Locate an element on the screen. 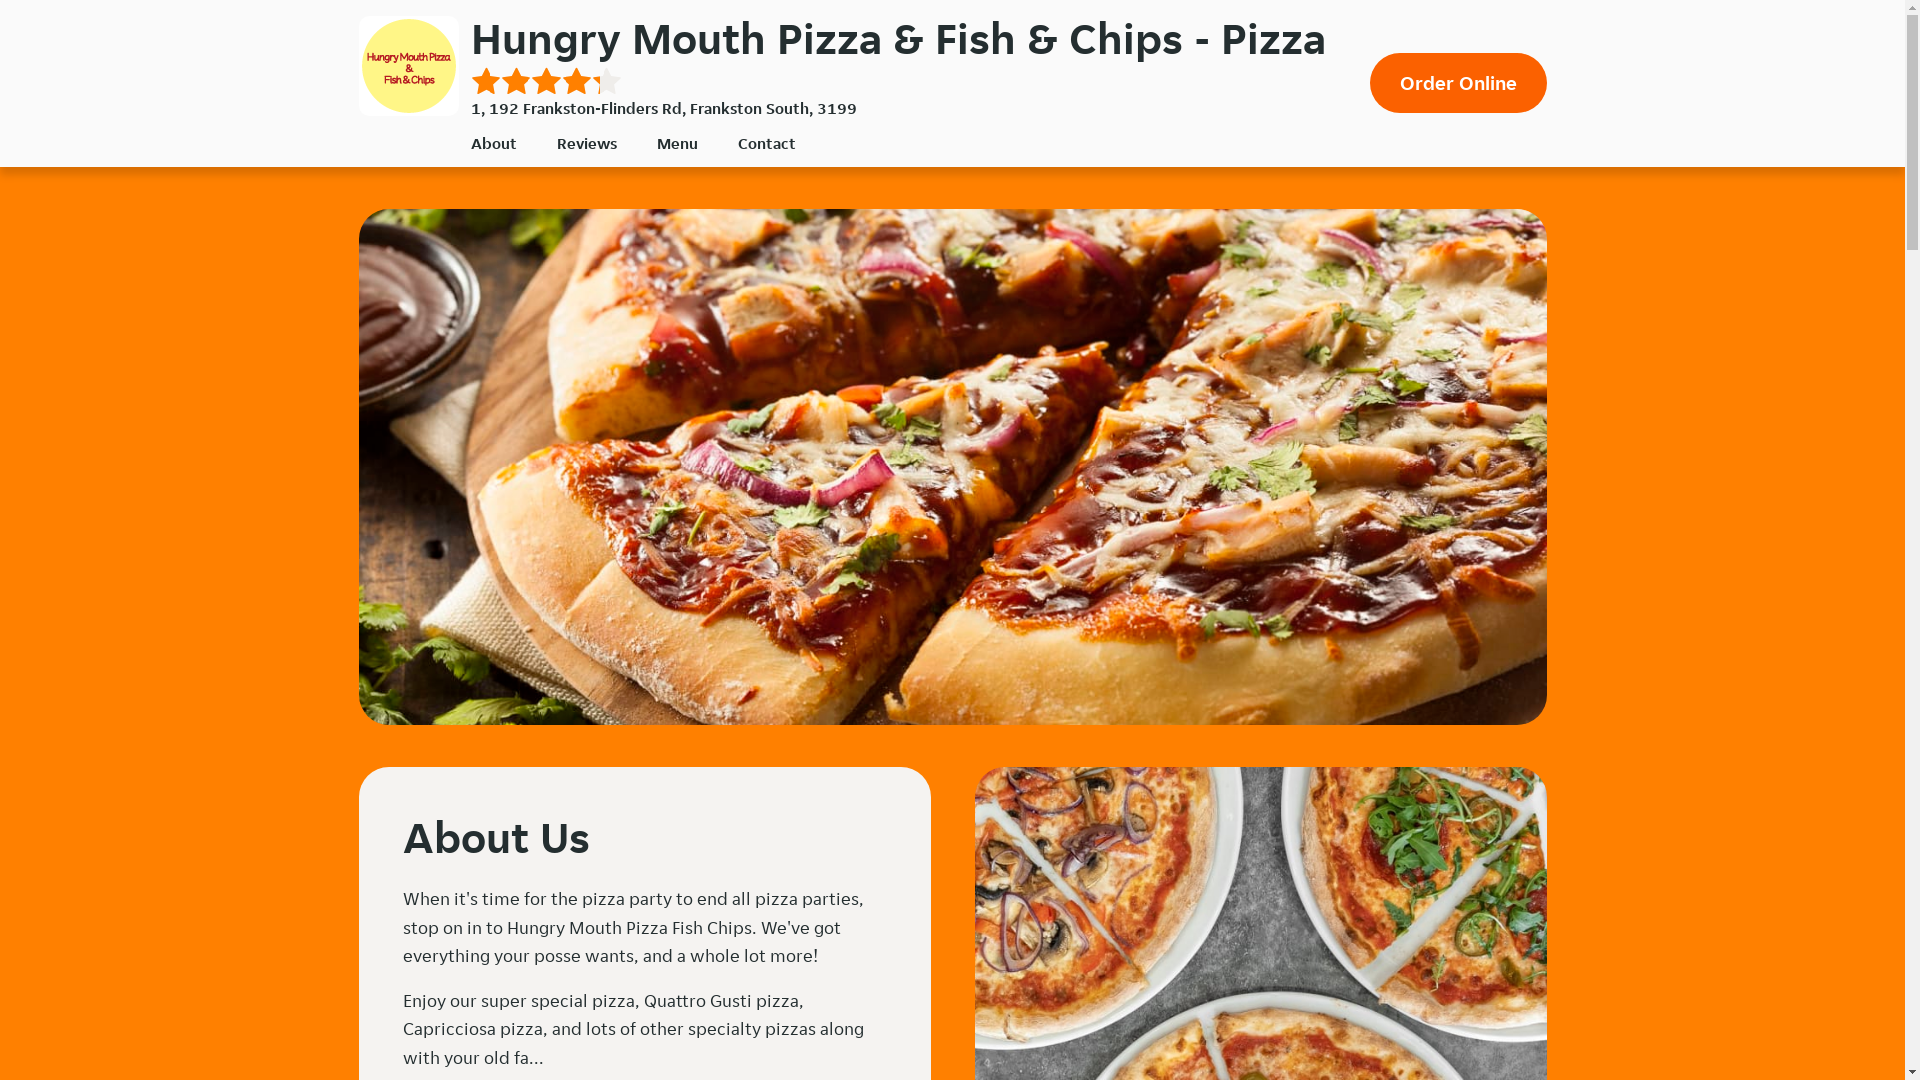 The width and height of the screenshot is (1920, 1080). 'Reviews' is located at coordinates (584, 142).